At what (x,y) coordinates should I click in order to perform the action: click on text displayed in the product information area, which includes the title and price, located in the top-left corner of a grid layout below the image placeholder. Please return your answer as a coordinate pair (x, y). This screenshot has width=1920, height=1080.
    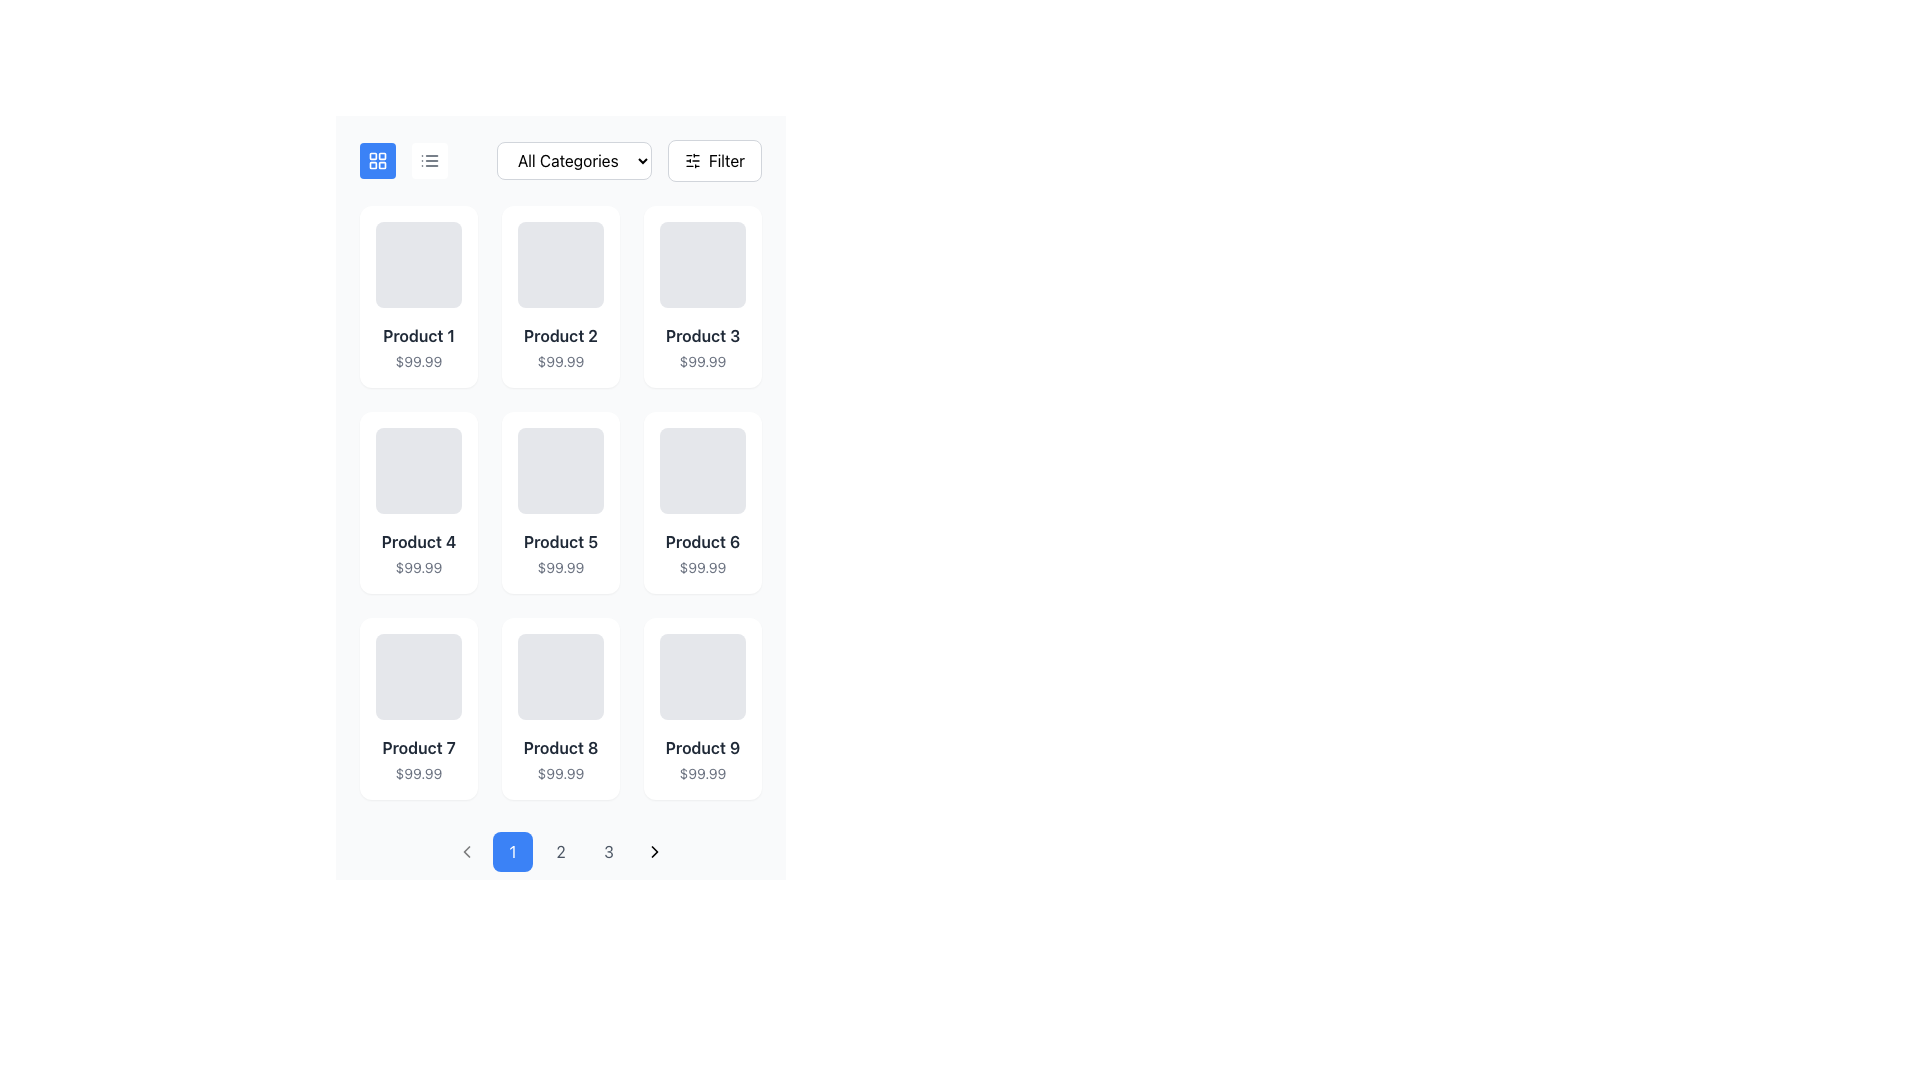
    Looking at the image, I should click on (417, 346).